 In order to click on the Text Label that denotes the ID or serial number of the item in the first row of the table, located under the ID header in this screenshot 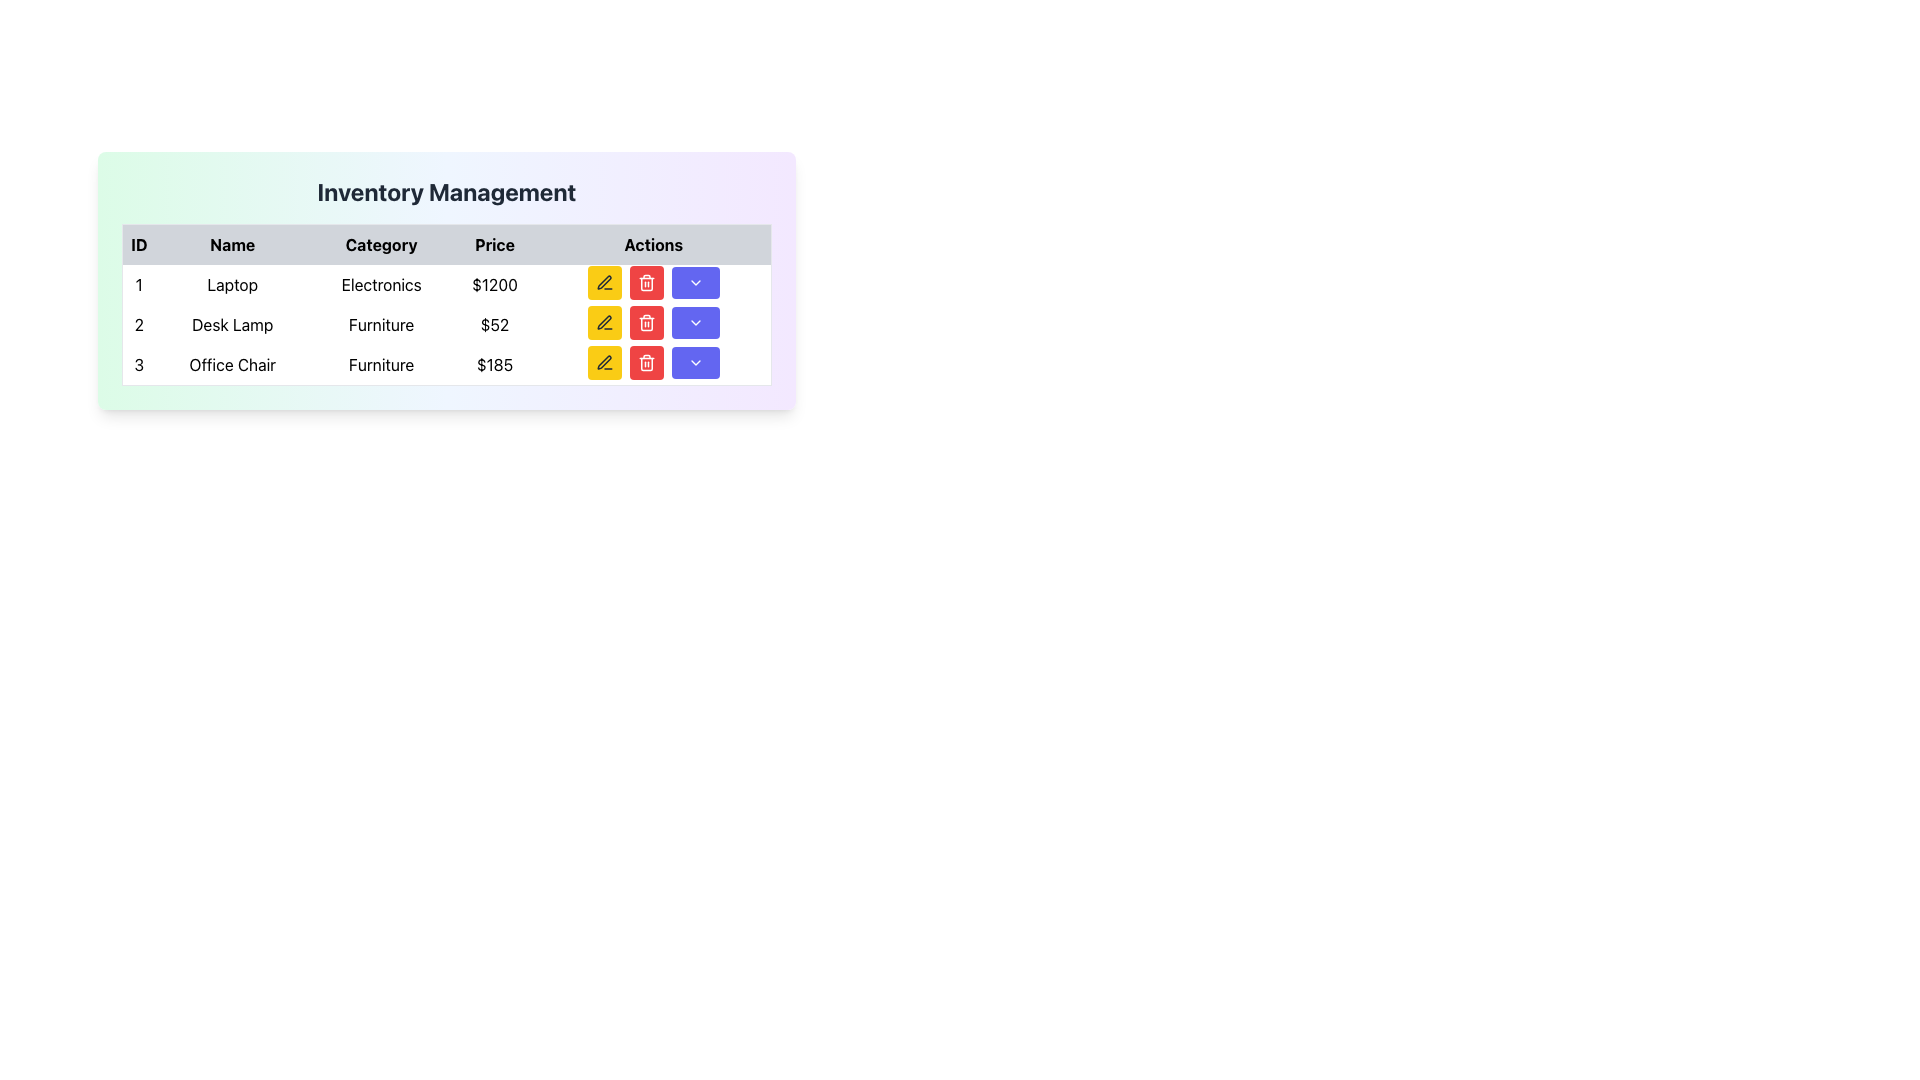, I will do `click(138, 285)`.